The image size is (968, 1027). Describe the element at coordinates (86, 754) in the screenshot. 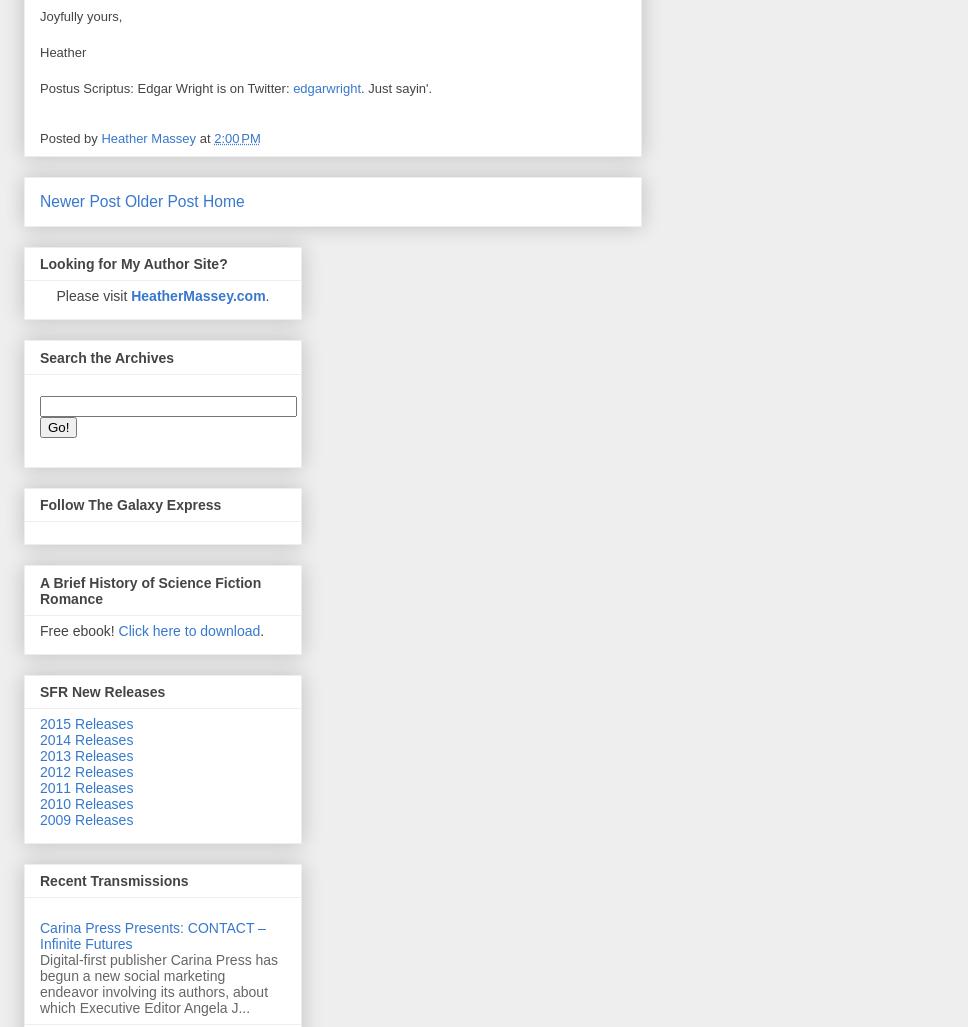

I see `'2013 Releases'` at that location.